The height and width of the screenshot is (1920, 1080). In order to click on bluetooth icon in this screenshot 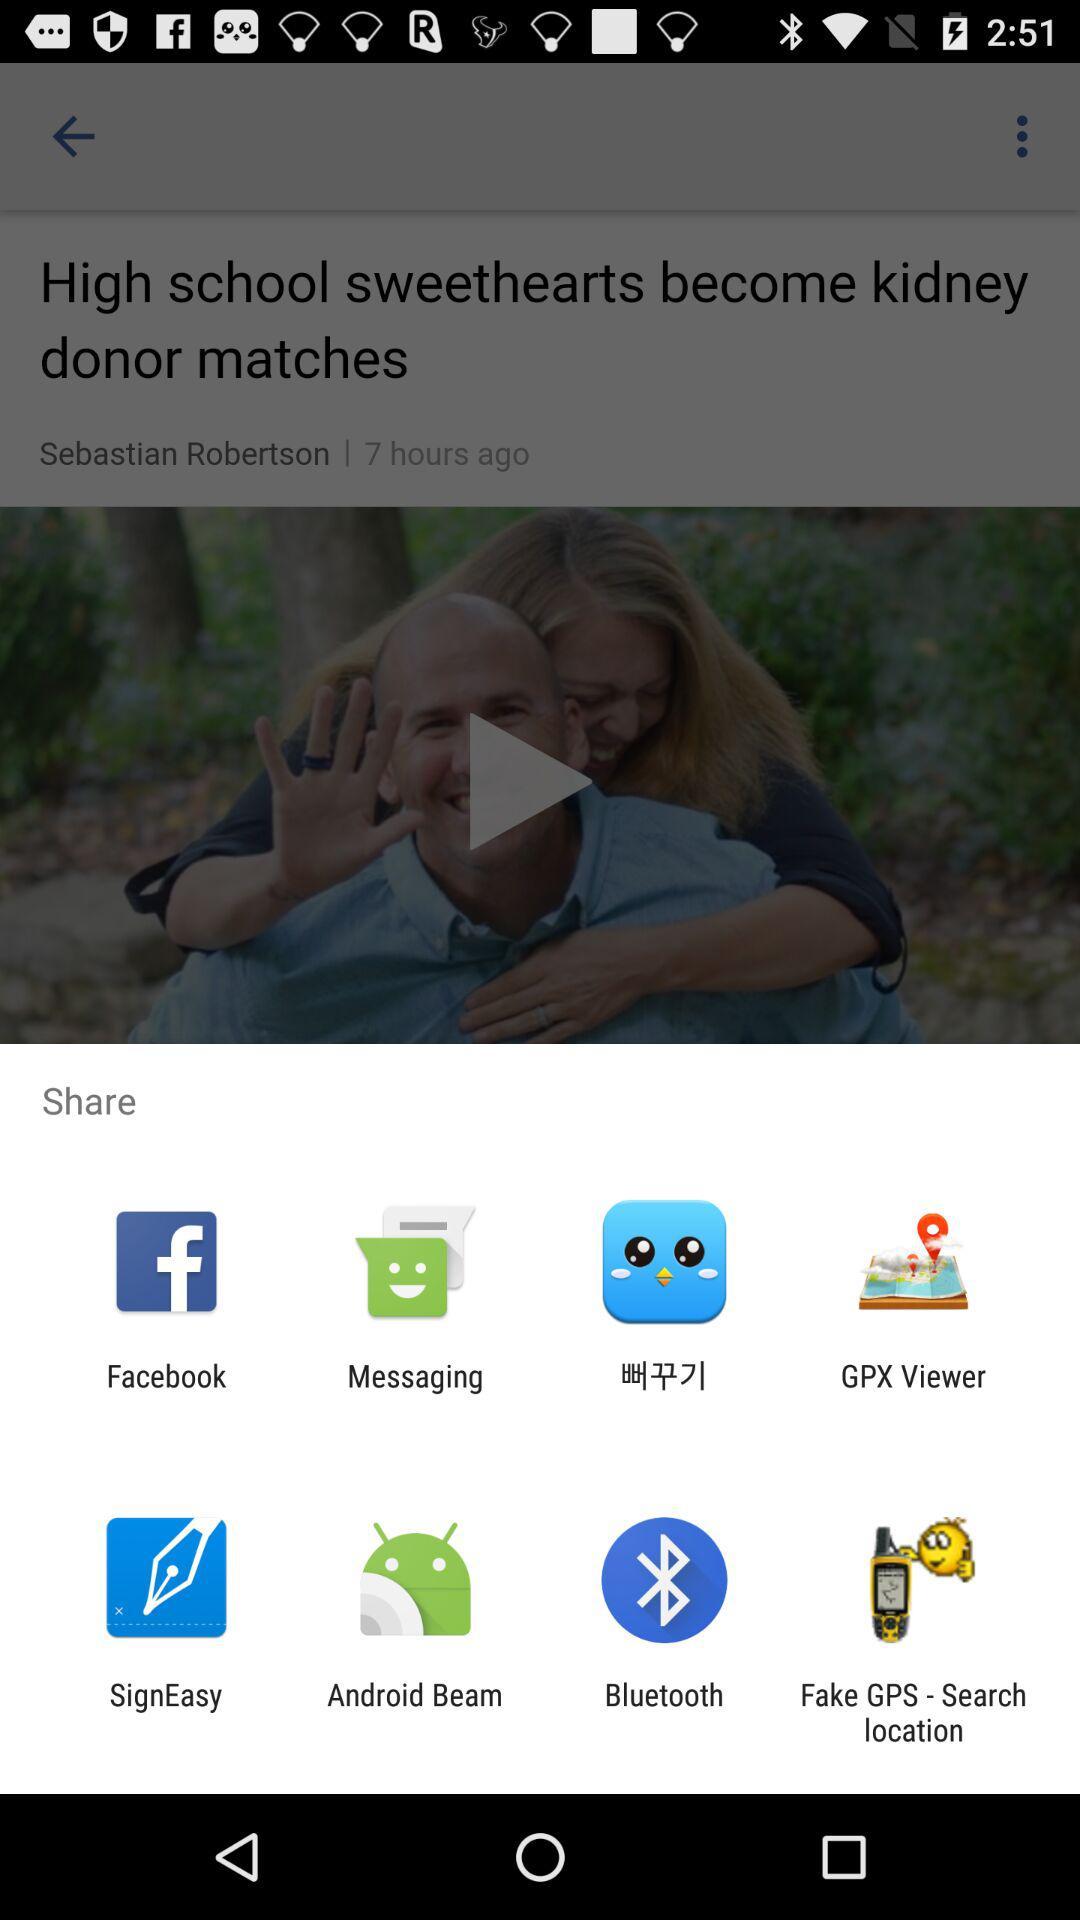, I will do `click(664, 1711)`.